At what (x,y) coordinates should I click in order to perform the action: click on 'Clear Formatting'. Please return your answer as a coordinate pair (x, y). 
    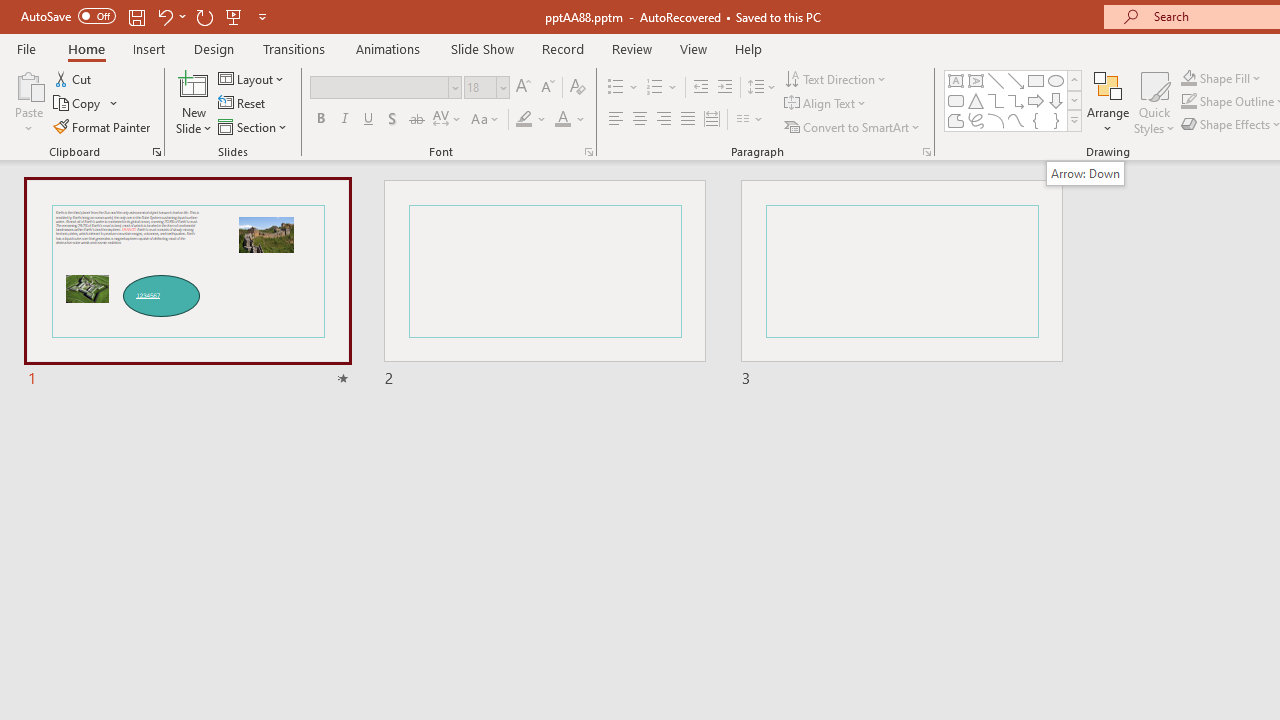
    Looking at the image, I should click on (576, 86).